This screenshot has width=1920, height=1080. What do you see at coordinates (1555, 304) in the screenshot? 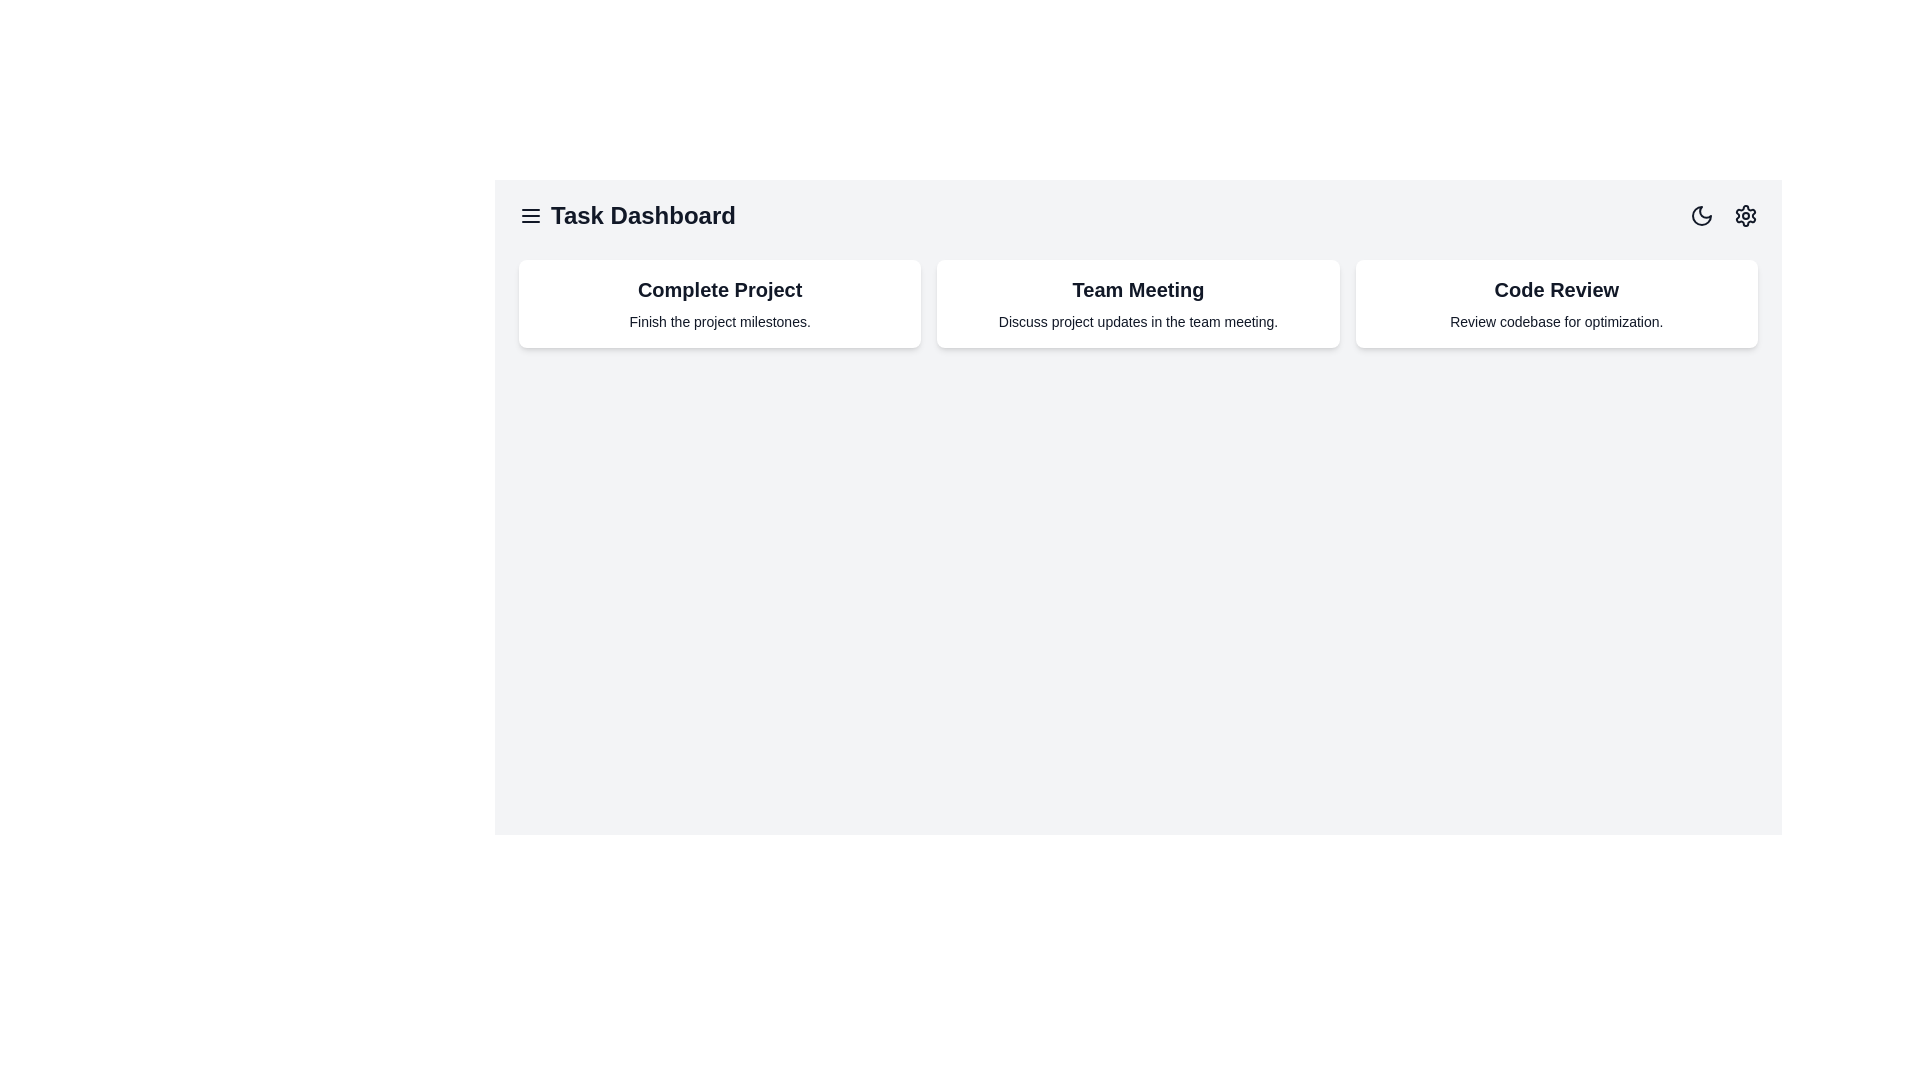
I see `the informational card displaying details about the 'Code Review' task, located in the third column of the grid layout` at bounding box center [1555, 304].